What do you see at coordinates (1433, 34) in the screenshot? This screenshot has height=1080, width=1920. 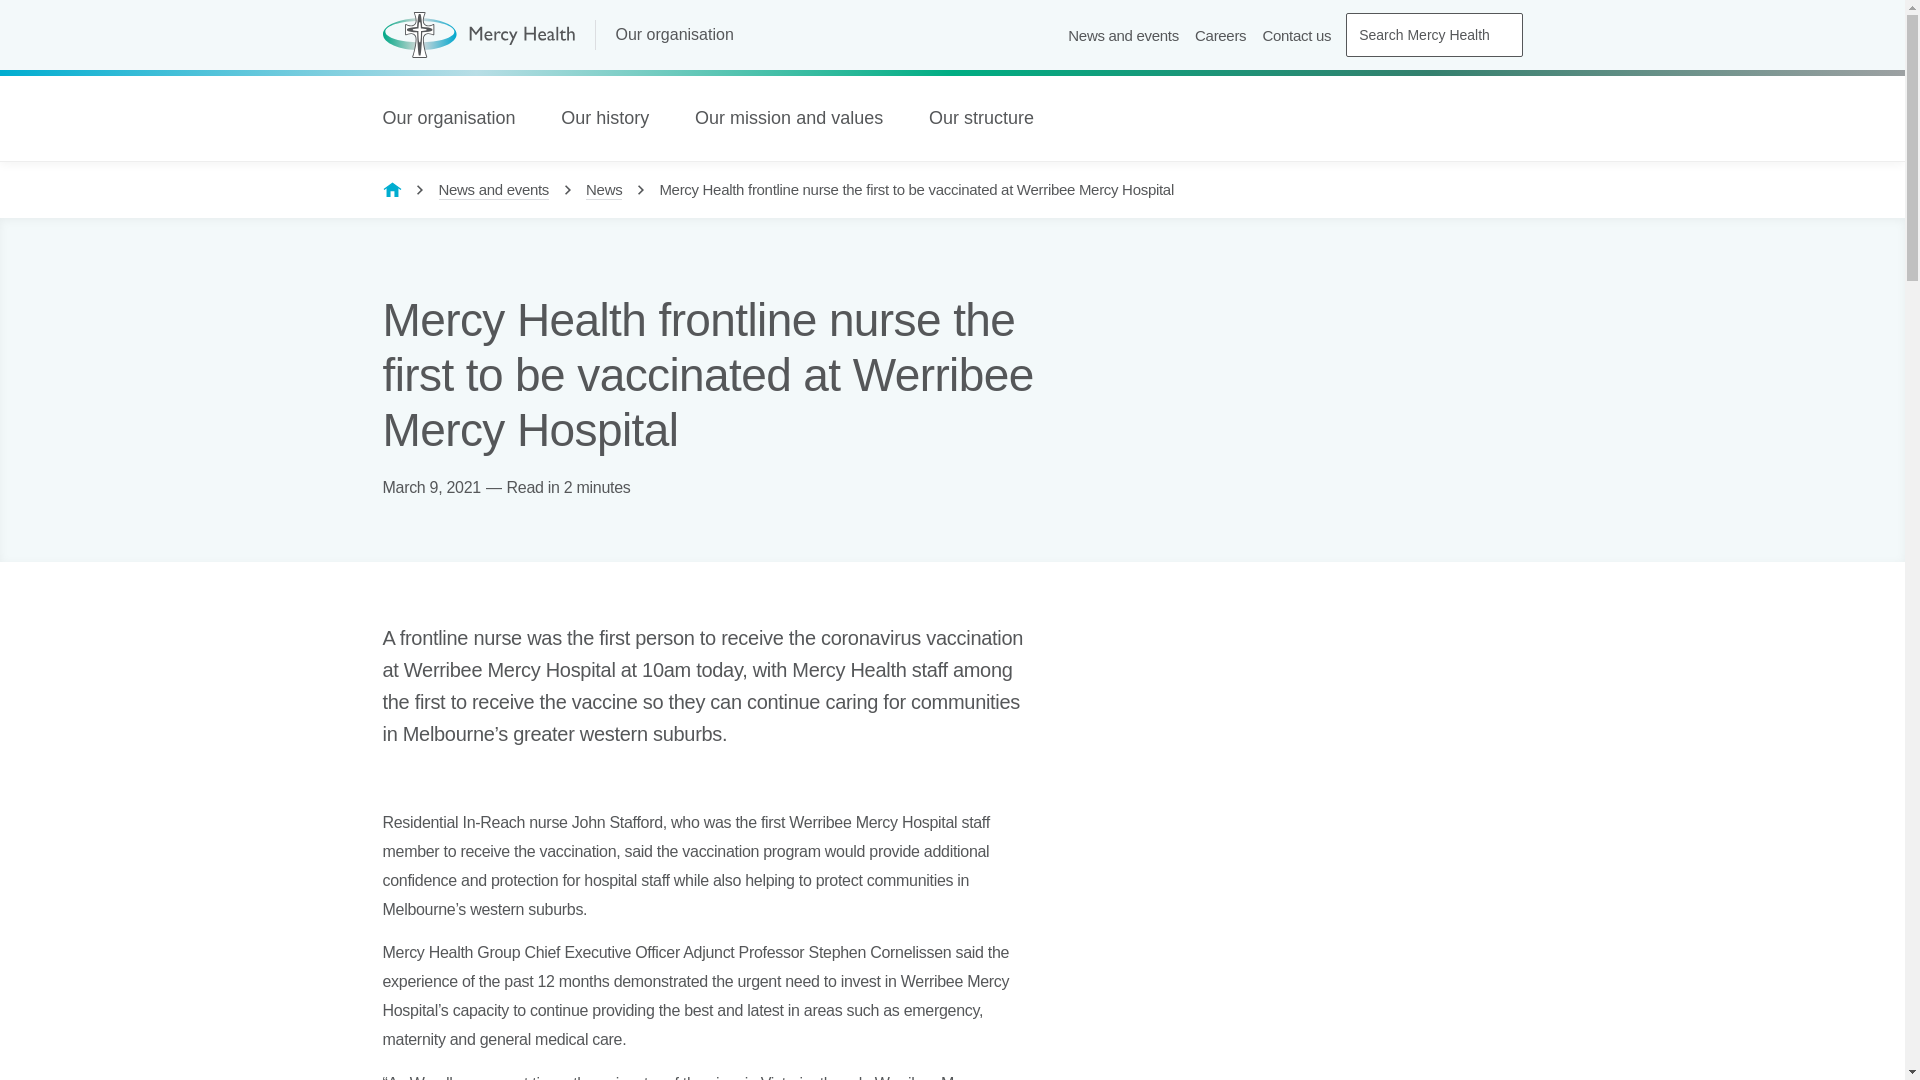 I see `'Search Mercy Health'` at bounding box center [1433, 34].